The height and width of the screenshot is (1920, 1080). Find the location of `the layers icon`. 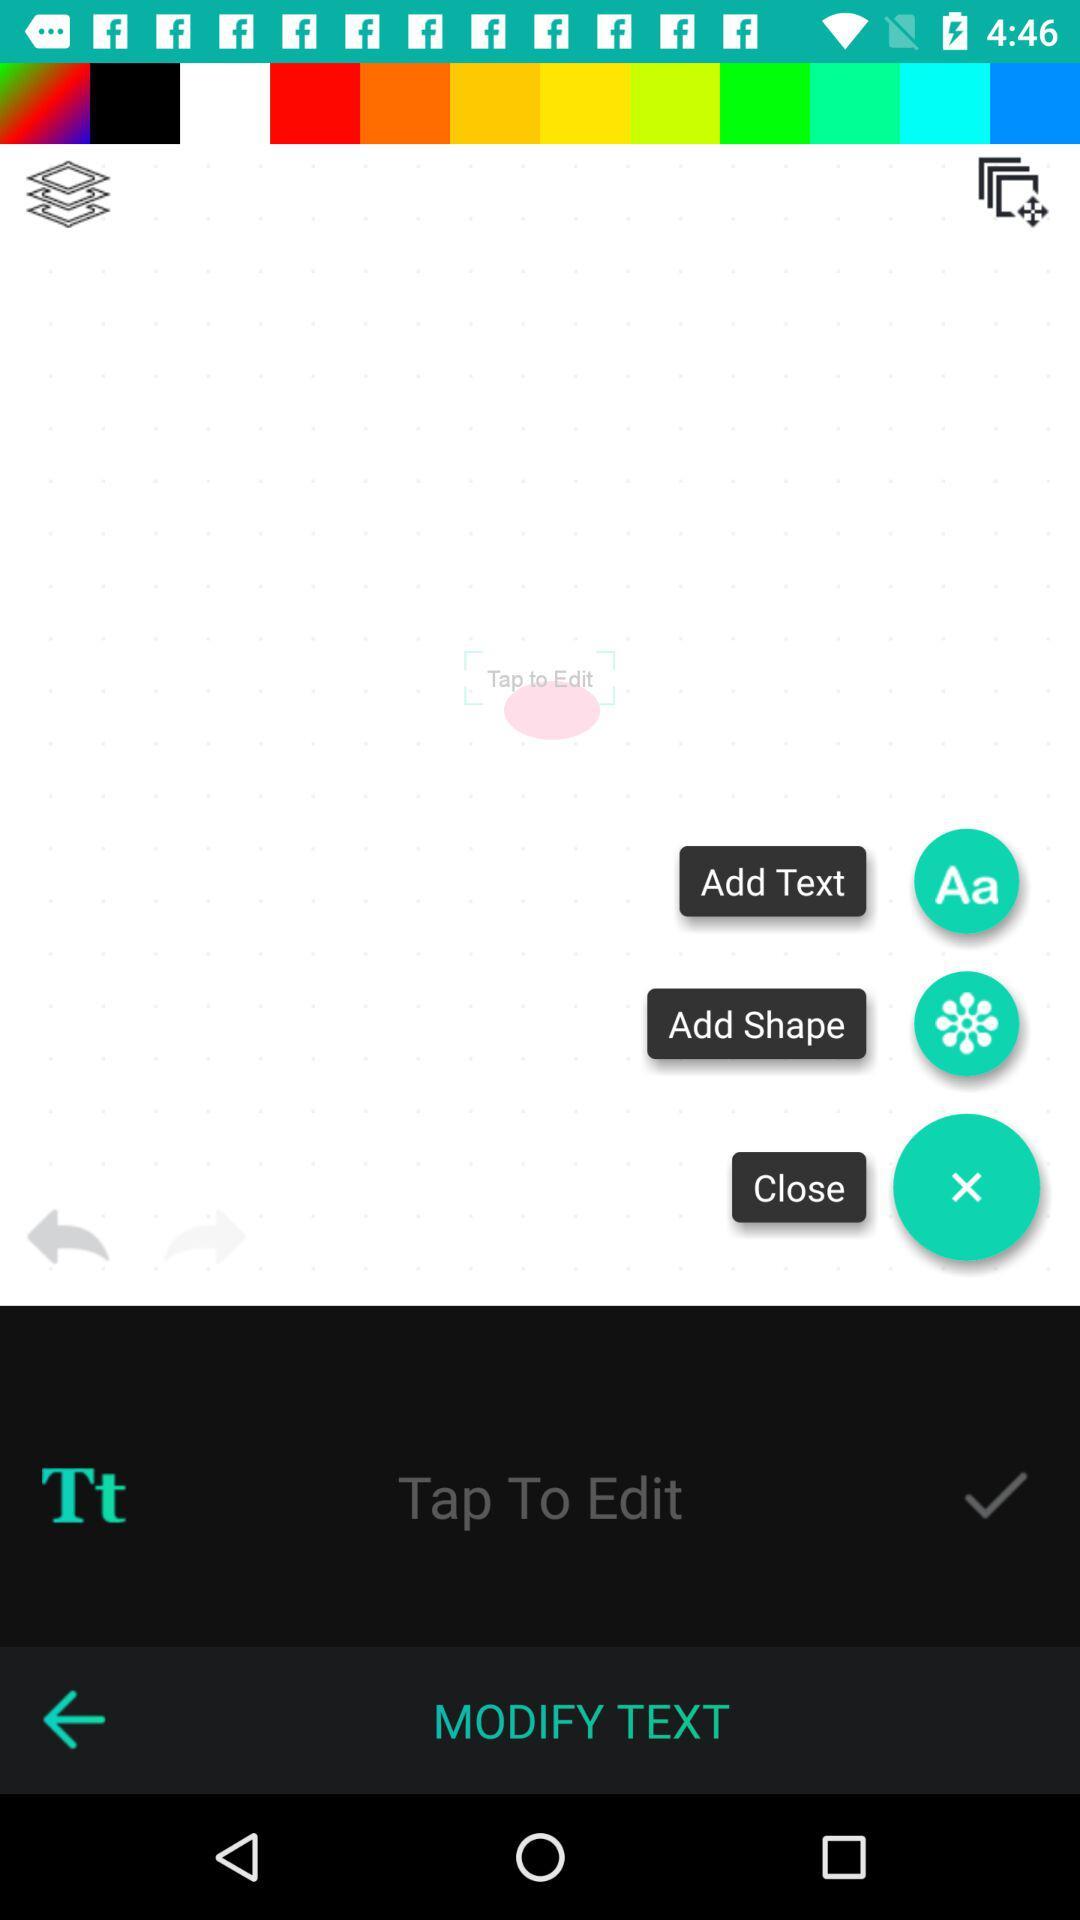

the layers icon is located at coordinates (67, 194).